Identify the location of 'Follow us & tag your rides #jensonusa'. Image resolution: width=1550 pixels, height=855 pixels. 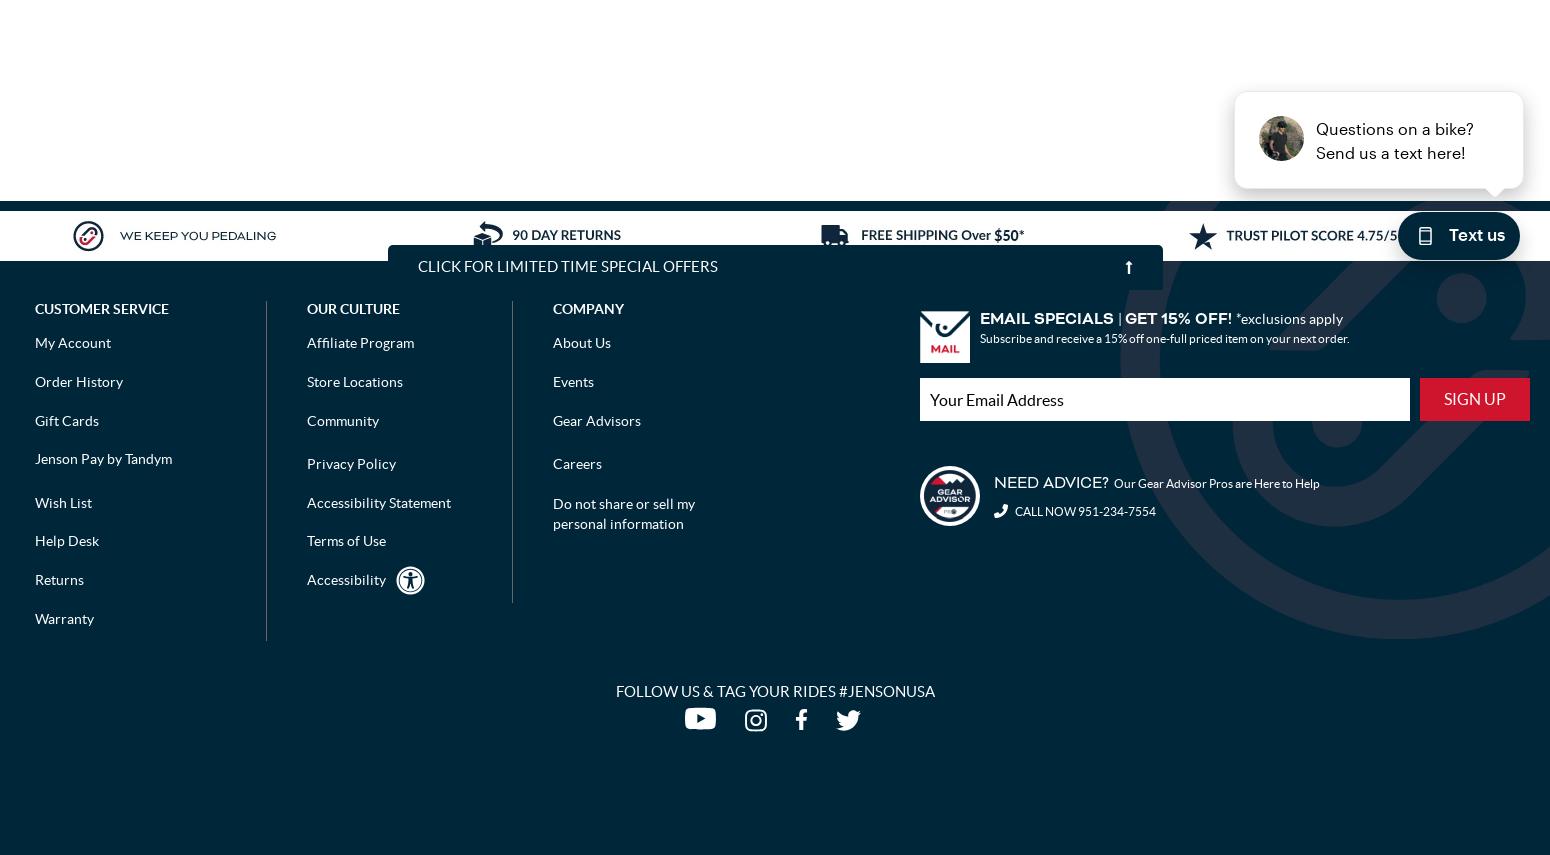
(774, 691).